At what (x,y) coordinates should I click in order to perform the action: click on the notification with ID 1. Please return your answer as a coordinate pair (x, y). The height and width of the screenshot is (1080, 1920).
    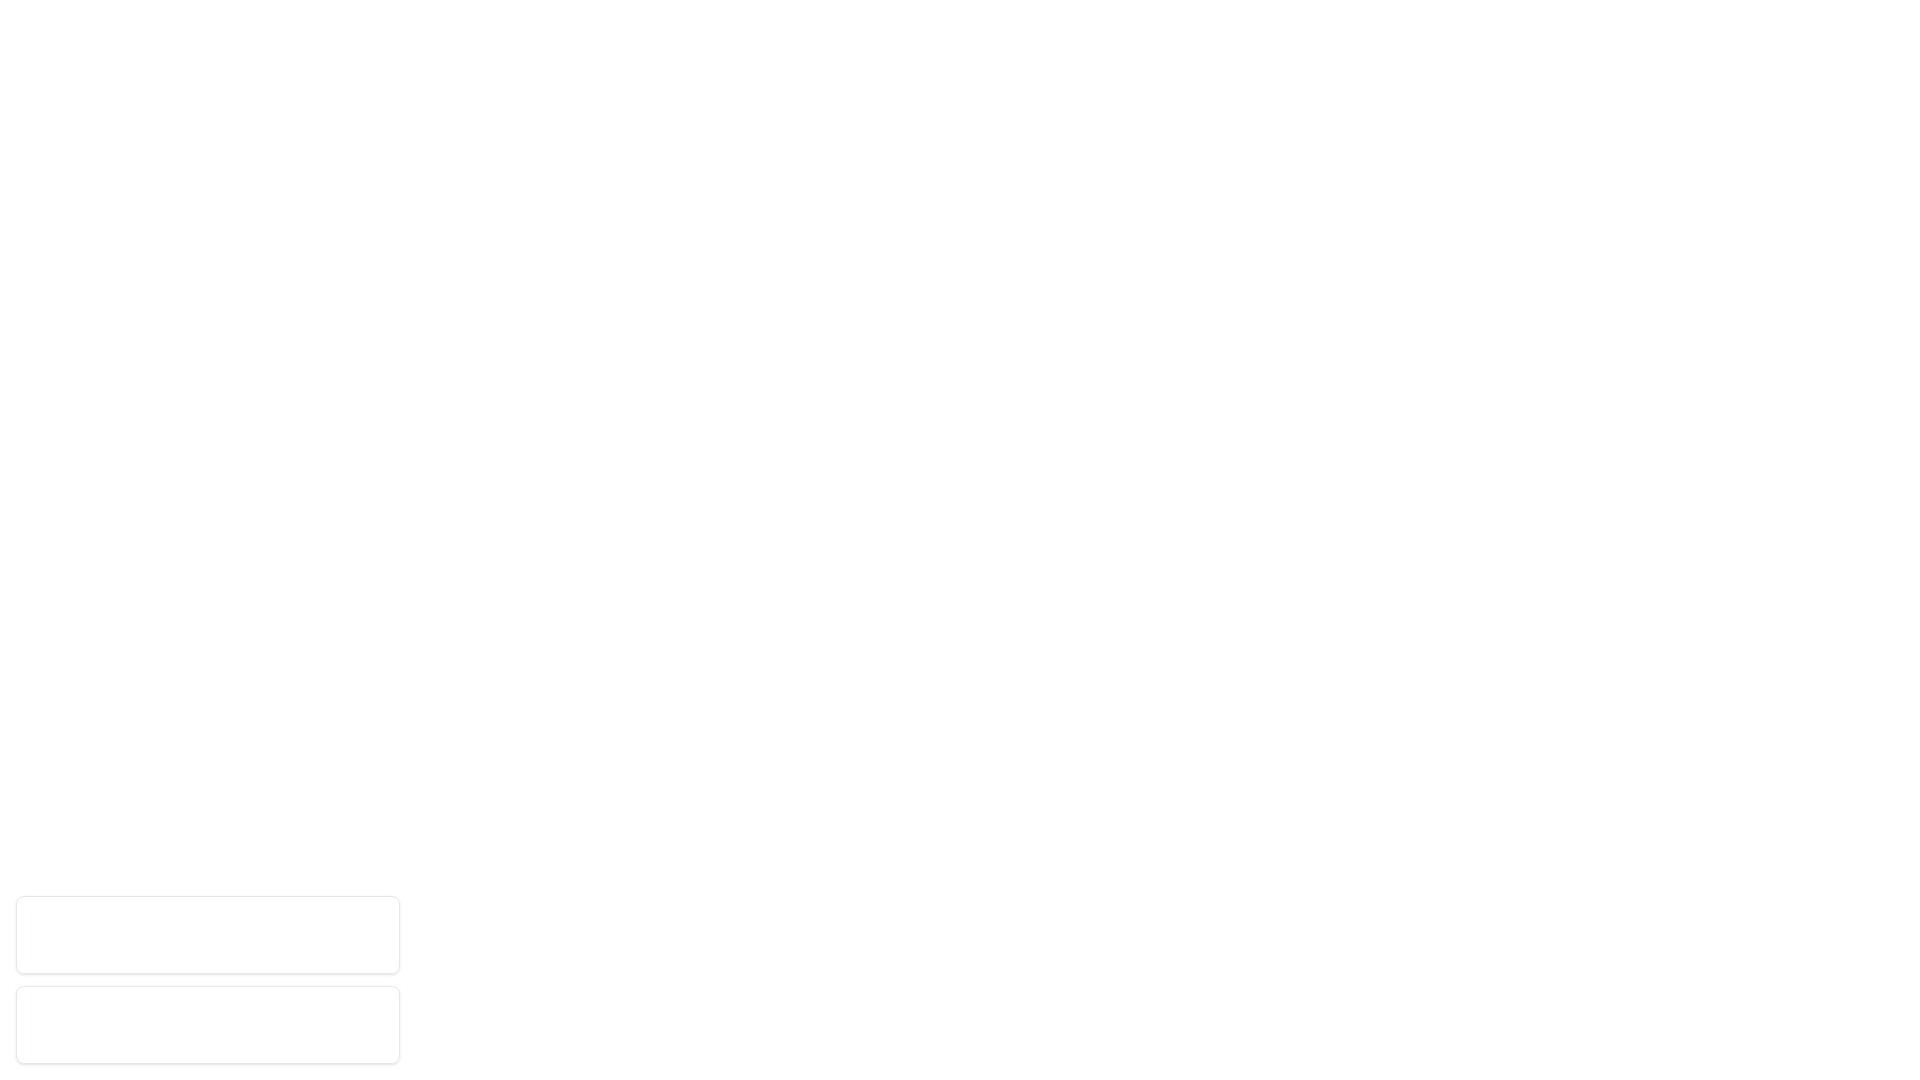
    Looking at the image, I should click on (207, 934).